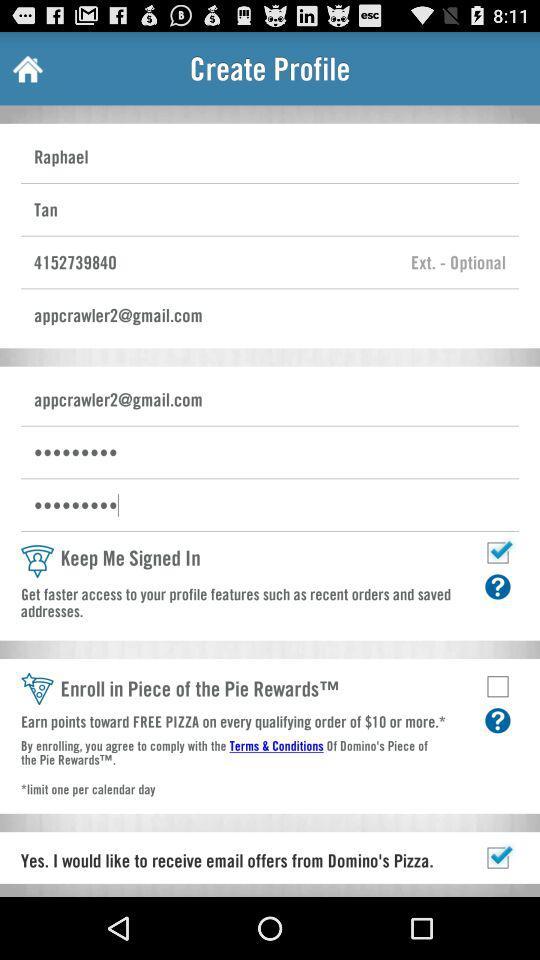 The height and width of the screenshot is (960, 540). What do you see at coordinates (496, 686) in the screenshot?
I see `box option` at bounding box center [496, 686].